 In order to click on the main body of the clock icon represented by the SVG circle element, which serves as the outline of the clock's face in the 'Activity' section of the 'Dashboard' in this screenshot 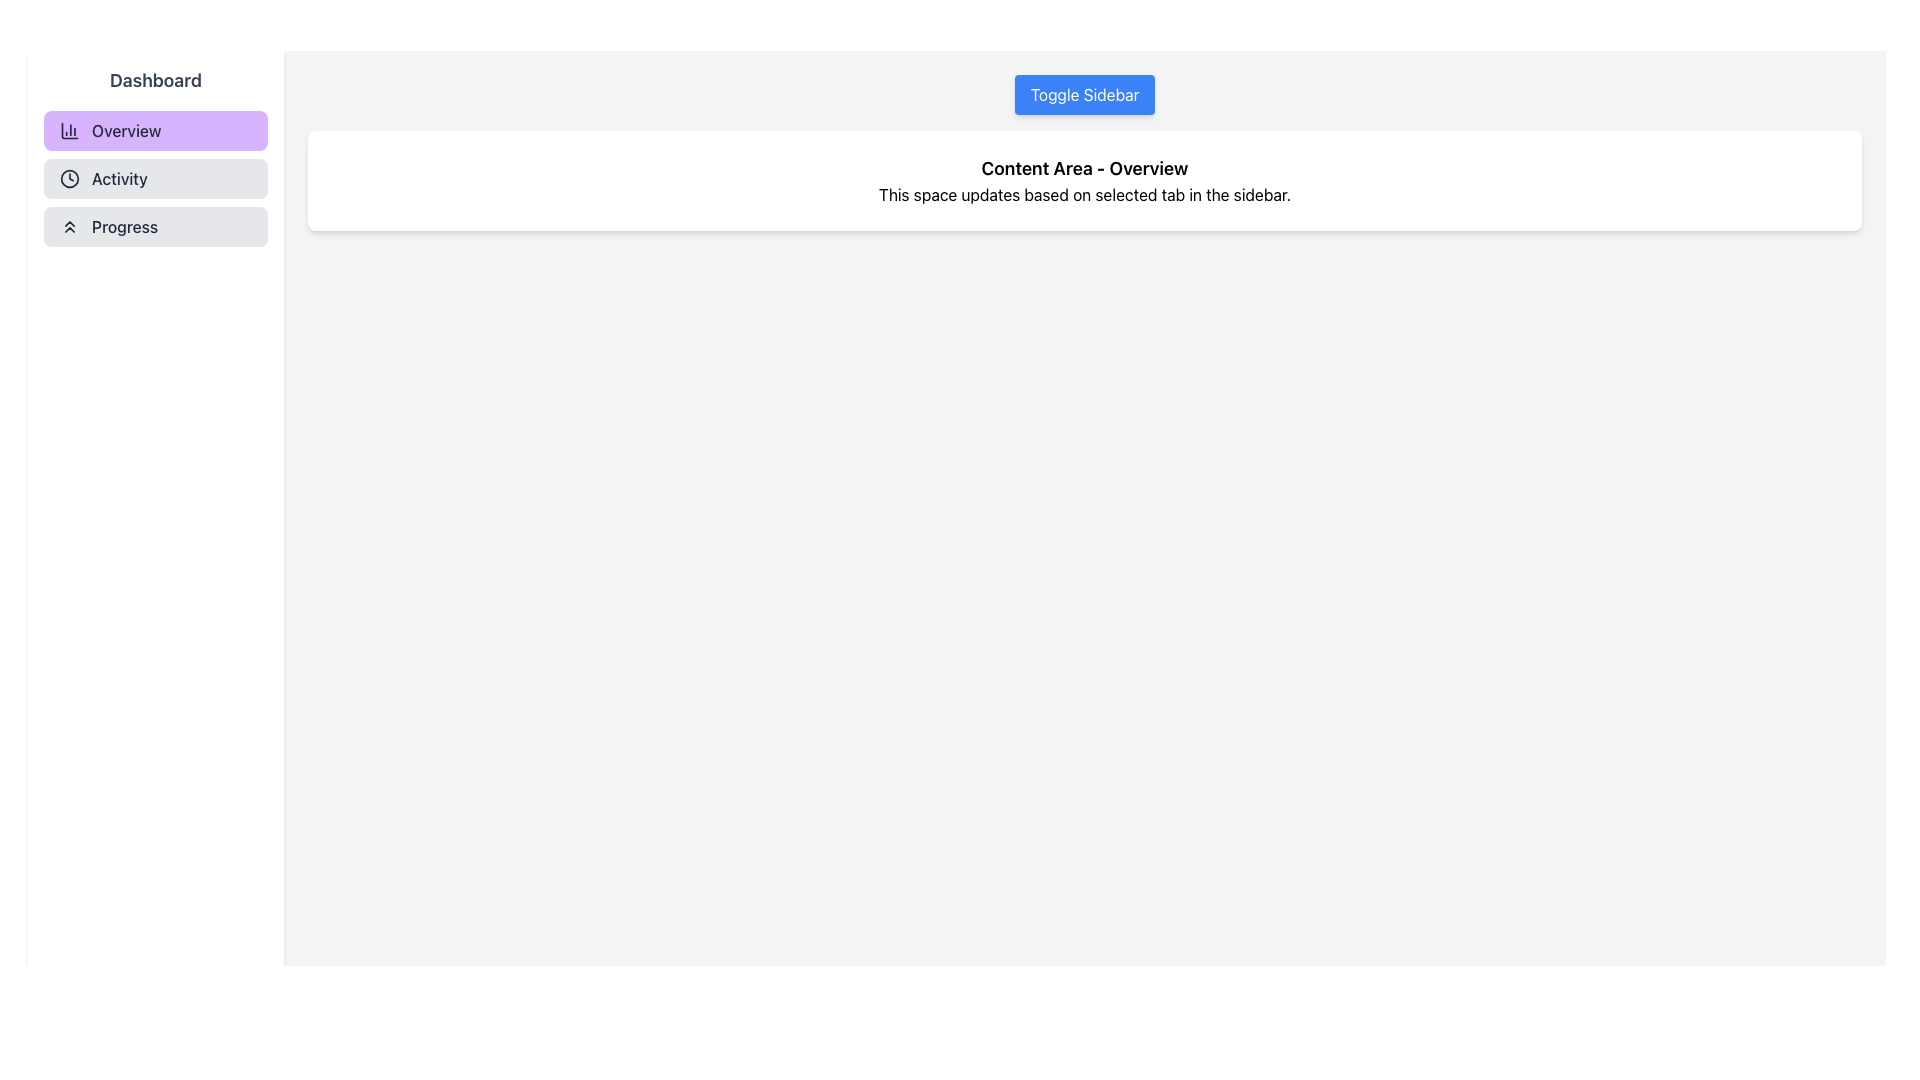, I will do `click(70, 177)`.